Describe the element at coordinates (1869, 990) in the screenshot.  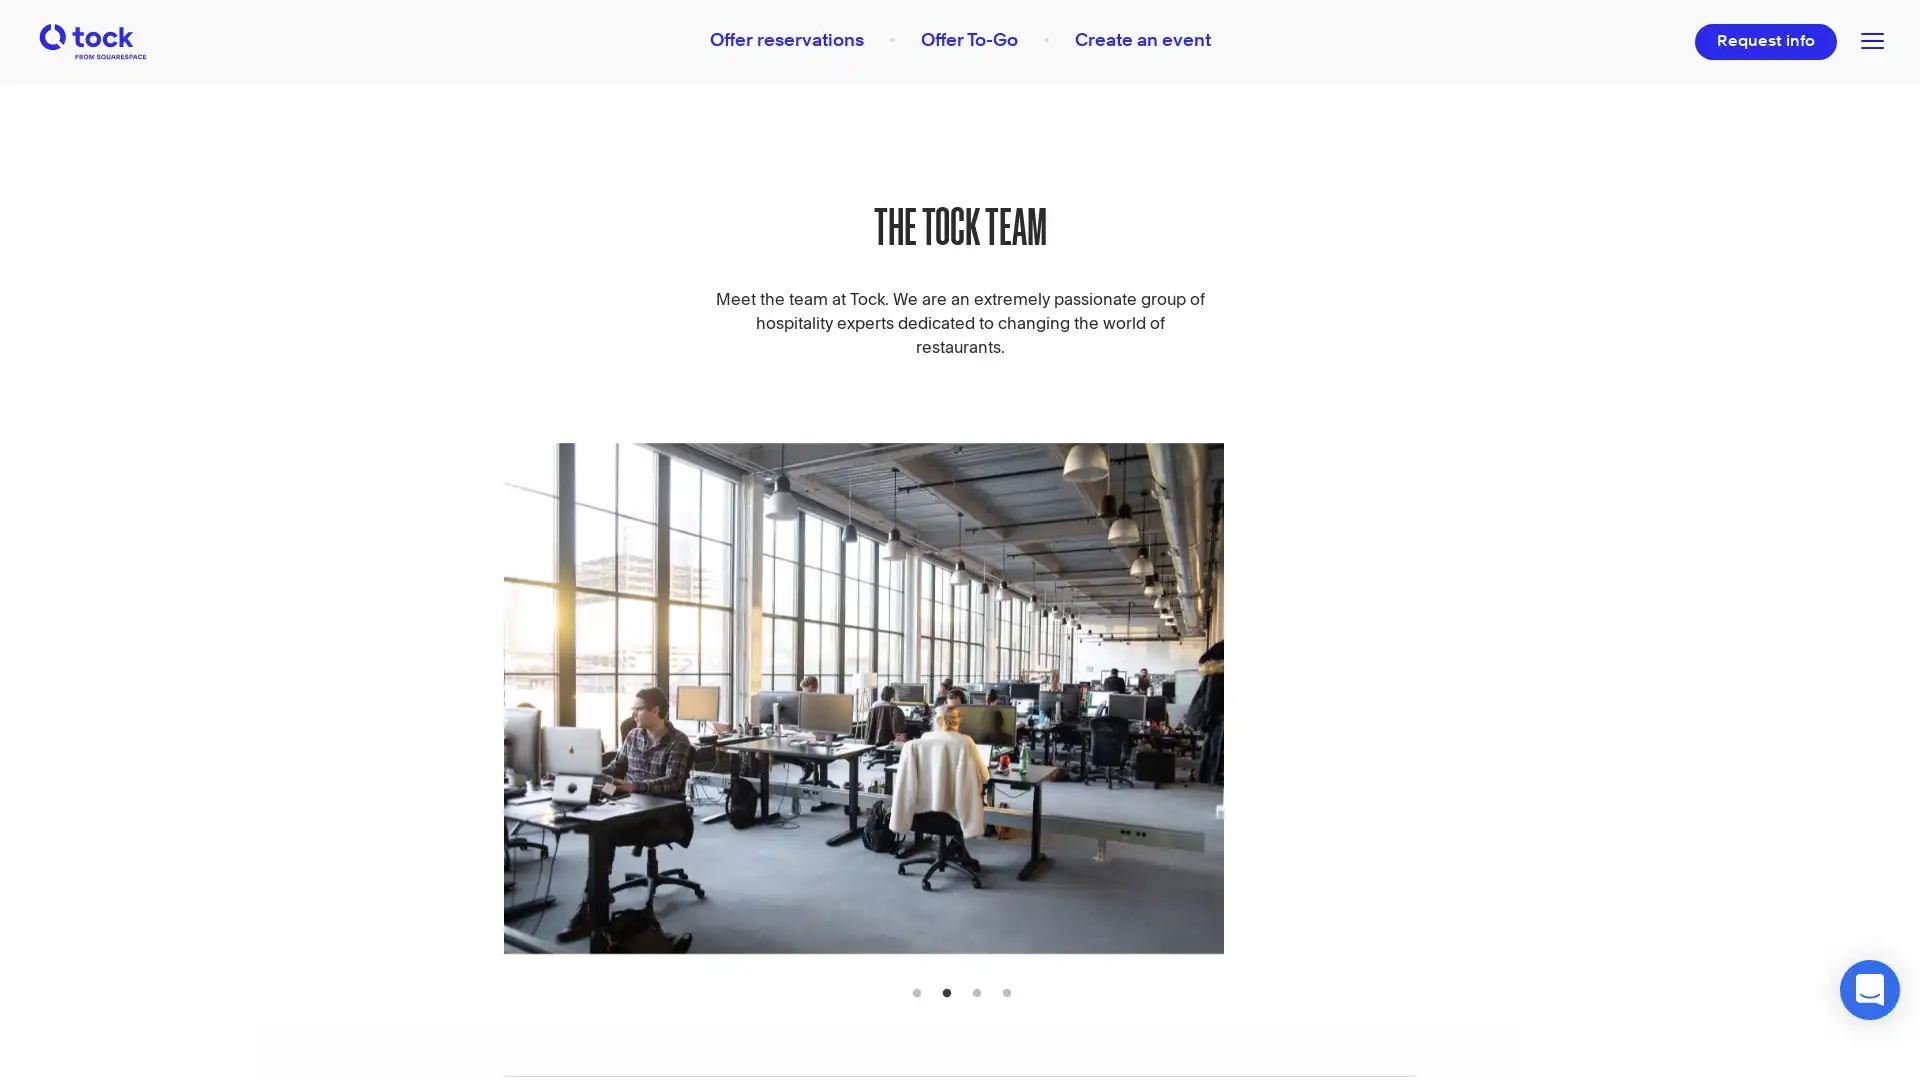
I see `Open Intercom Messenger` at that location.